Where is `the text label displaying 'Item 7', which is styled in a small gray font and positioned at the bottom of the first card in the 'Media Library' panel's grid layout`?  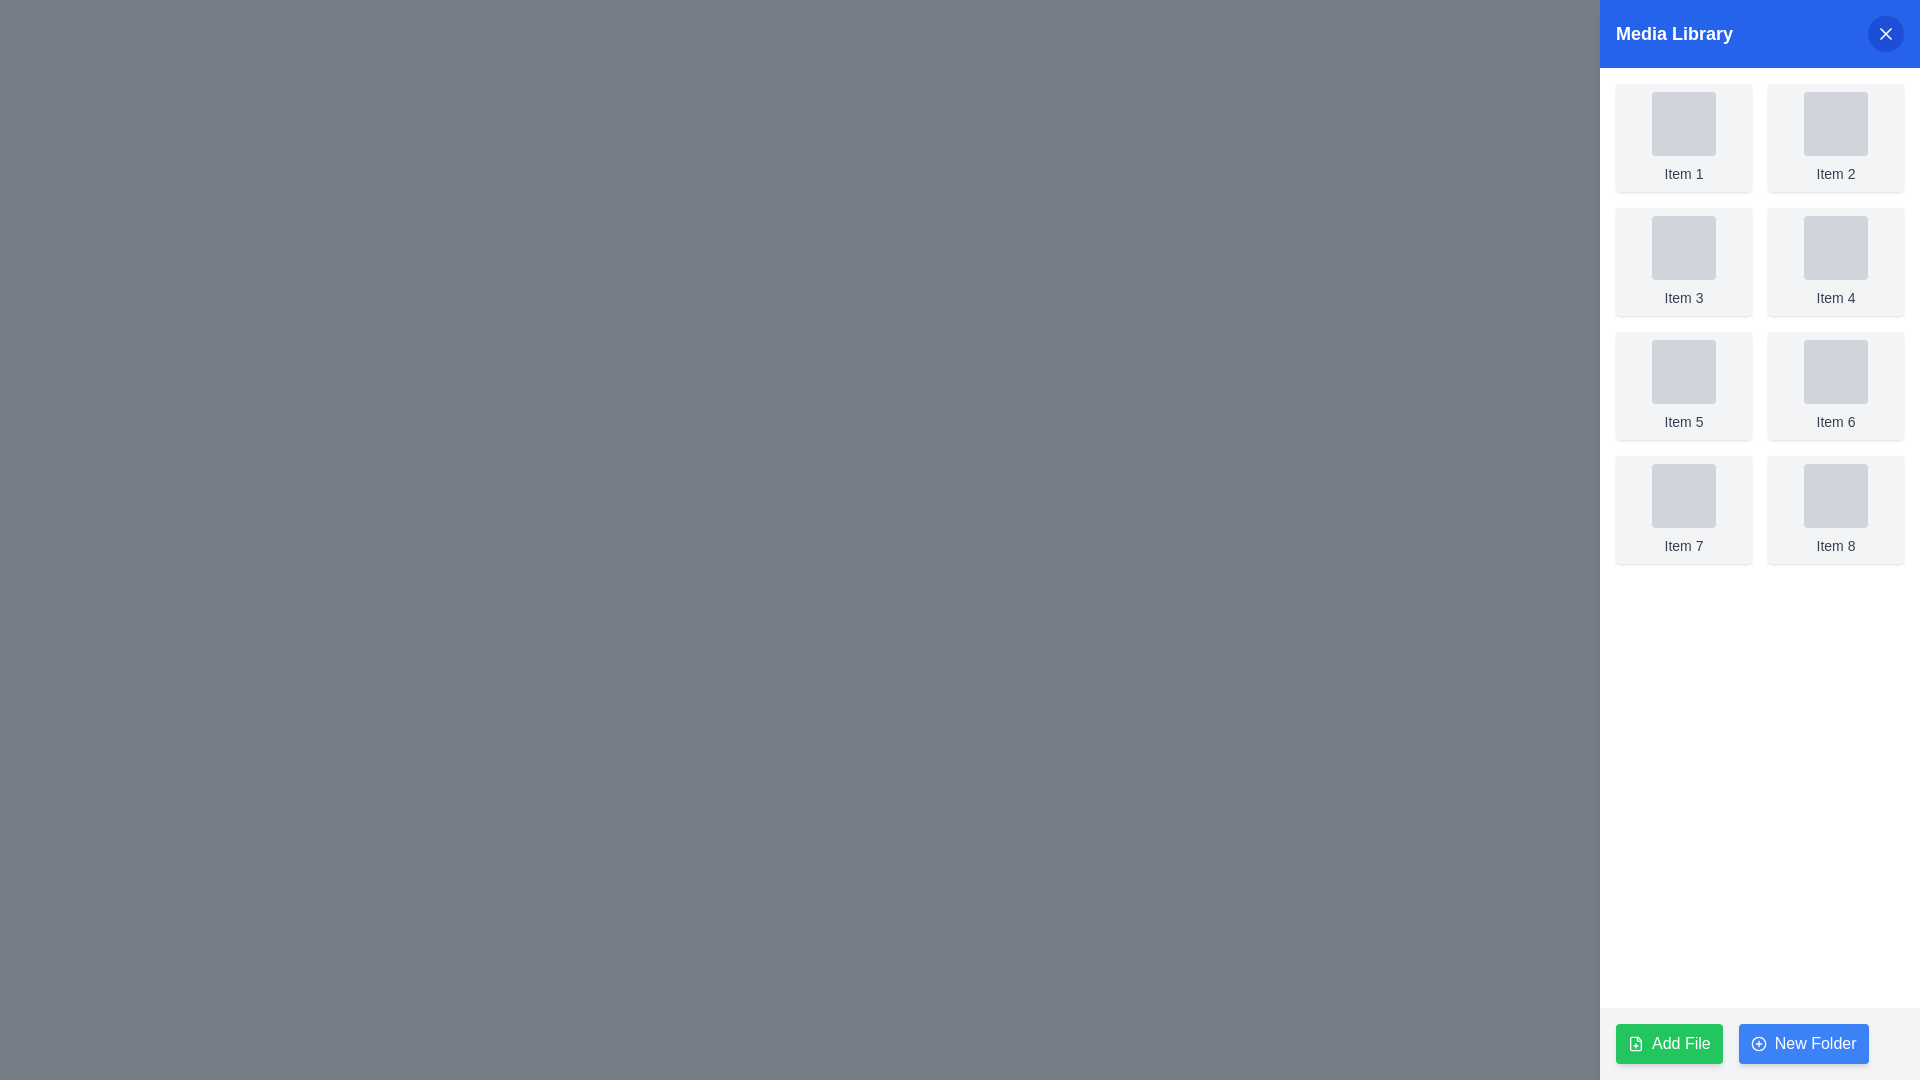
the text label displaying 'Item 7', which is styled in a small gray font and positioned at the bottom of the first card in the 'Media Library' panel's grid layout is located at coordinates (1683, 546).